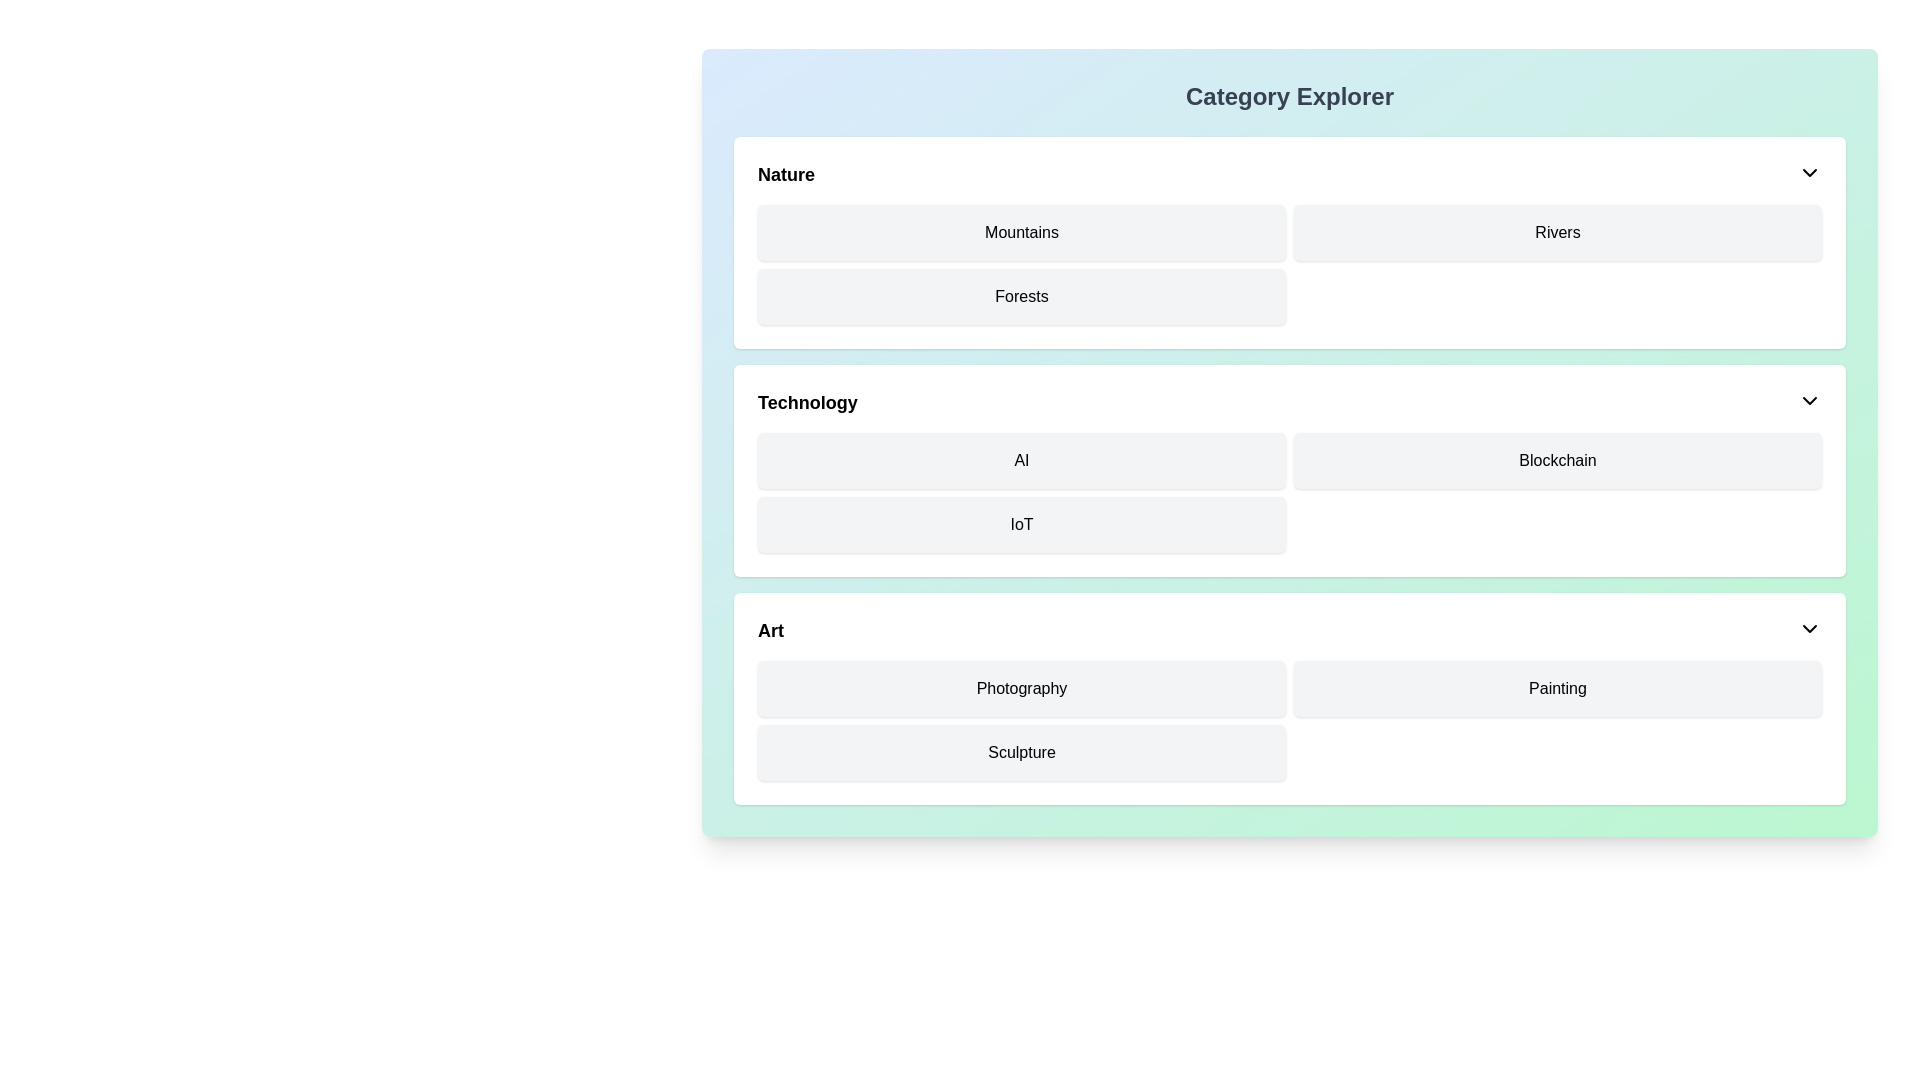 This screenshot has width=1920, height=1080. I want to click on the 'Photography' category selection block located in the first column and first row of the grid under the 'Art' section, so click(1022, 688).